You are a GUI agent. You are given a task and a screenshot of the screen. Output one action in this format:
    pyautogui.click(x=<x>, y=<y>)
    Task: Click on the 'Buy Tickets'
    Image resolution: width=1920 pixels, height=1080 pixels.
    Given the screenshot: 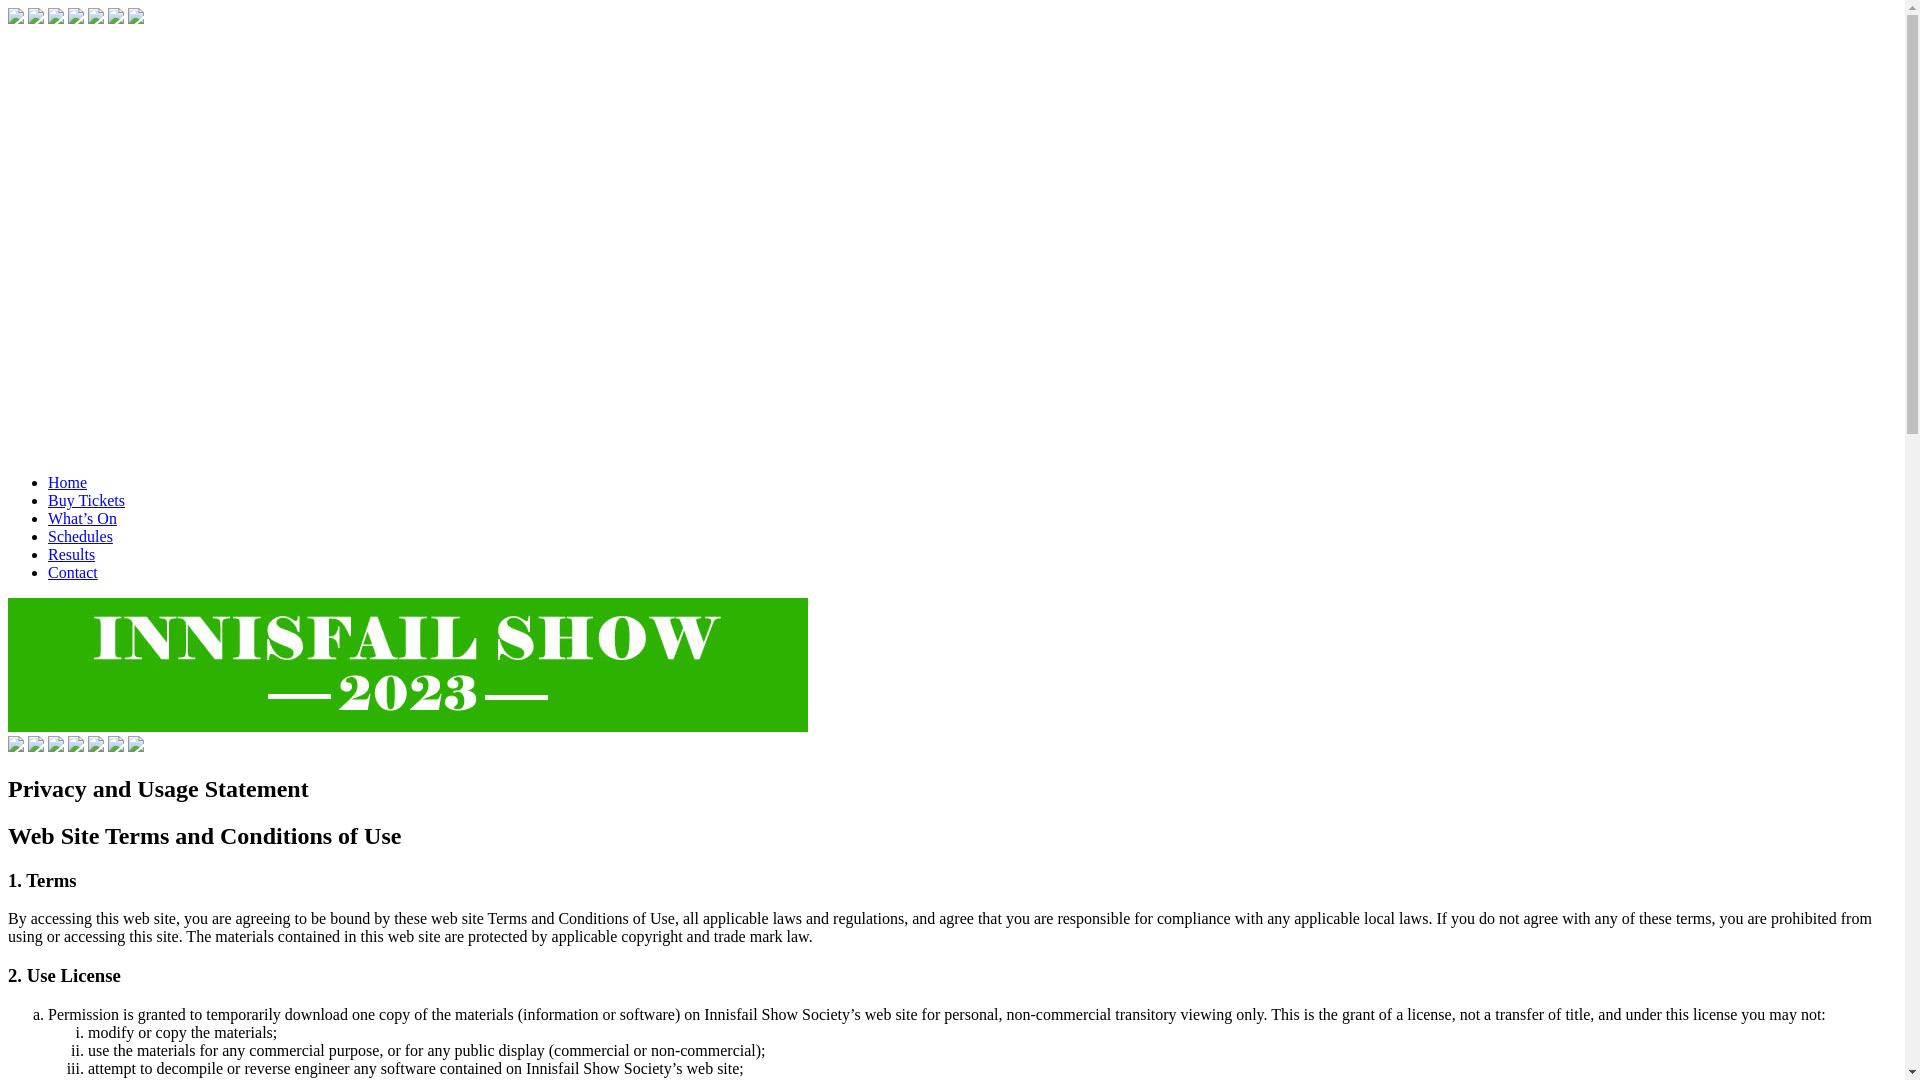 What is the action you would take?
    pyautogui.click(x=85, y=499)
    